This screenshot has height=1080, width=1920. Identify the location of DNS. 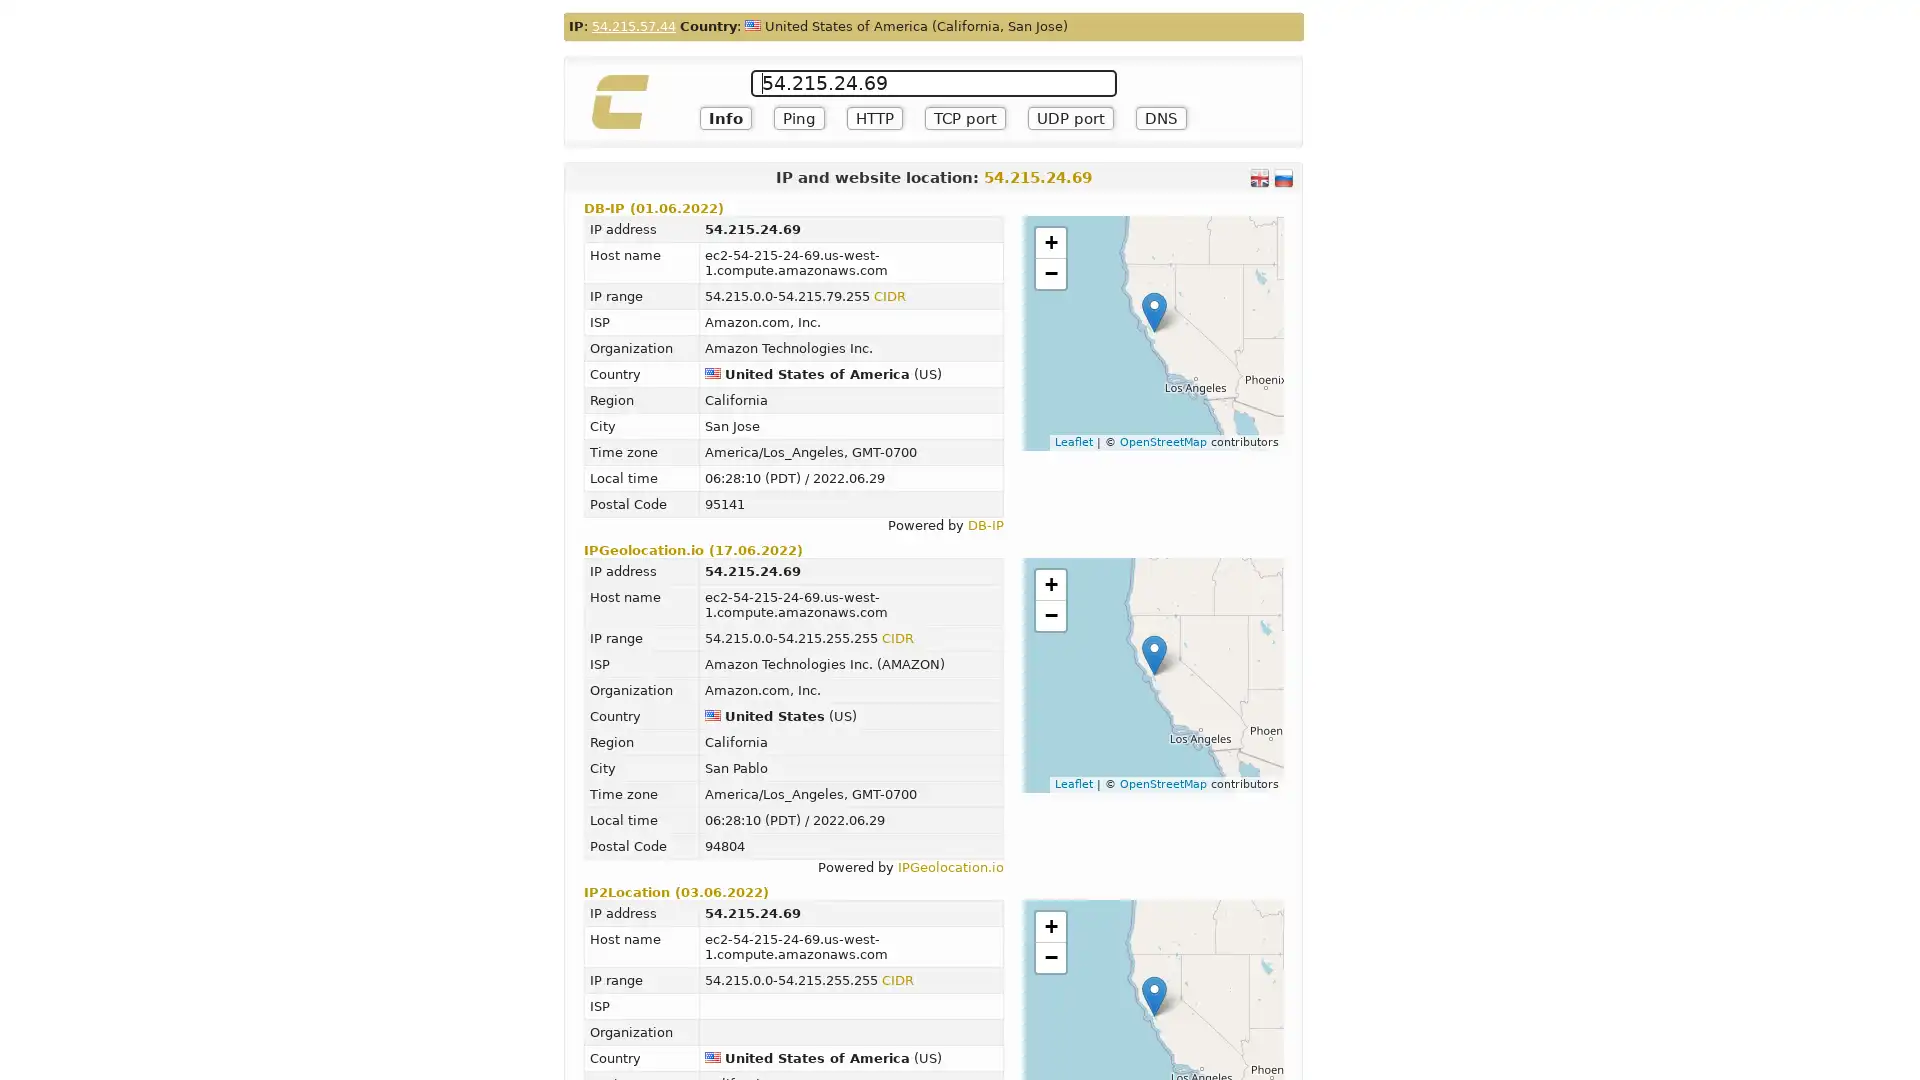
(1160, 118).